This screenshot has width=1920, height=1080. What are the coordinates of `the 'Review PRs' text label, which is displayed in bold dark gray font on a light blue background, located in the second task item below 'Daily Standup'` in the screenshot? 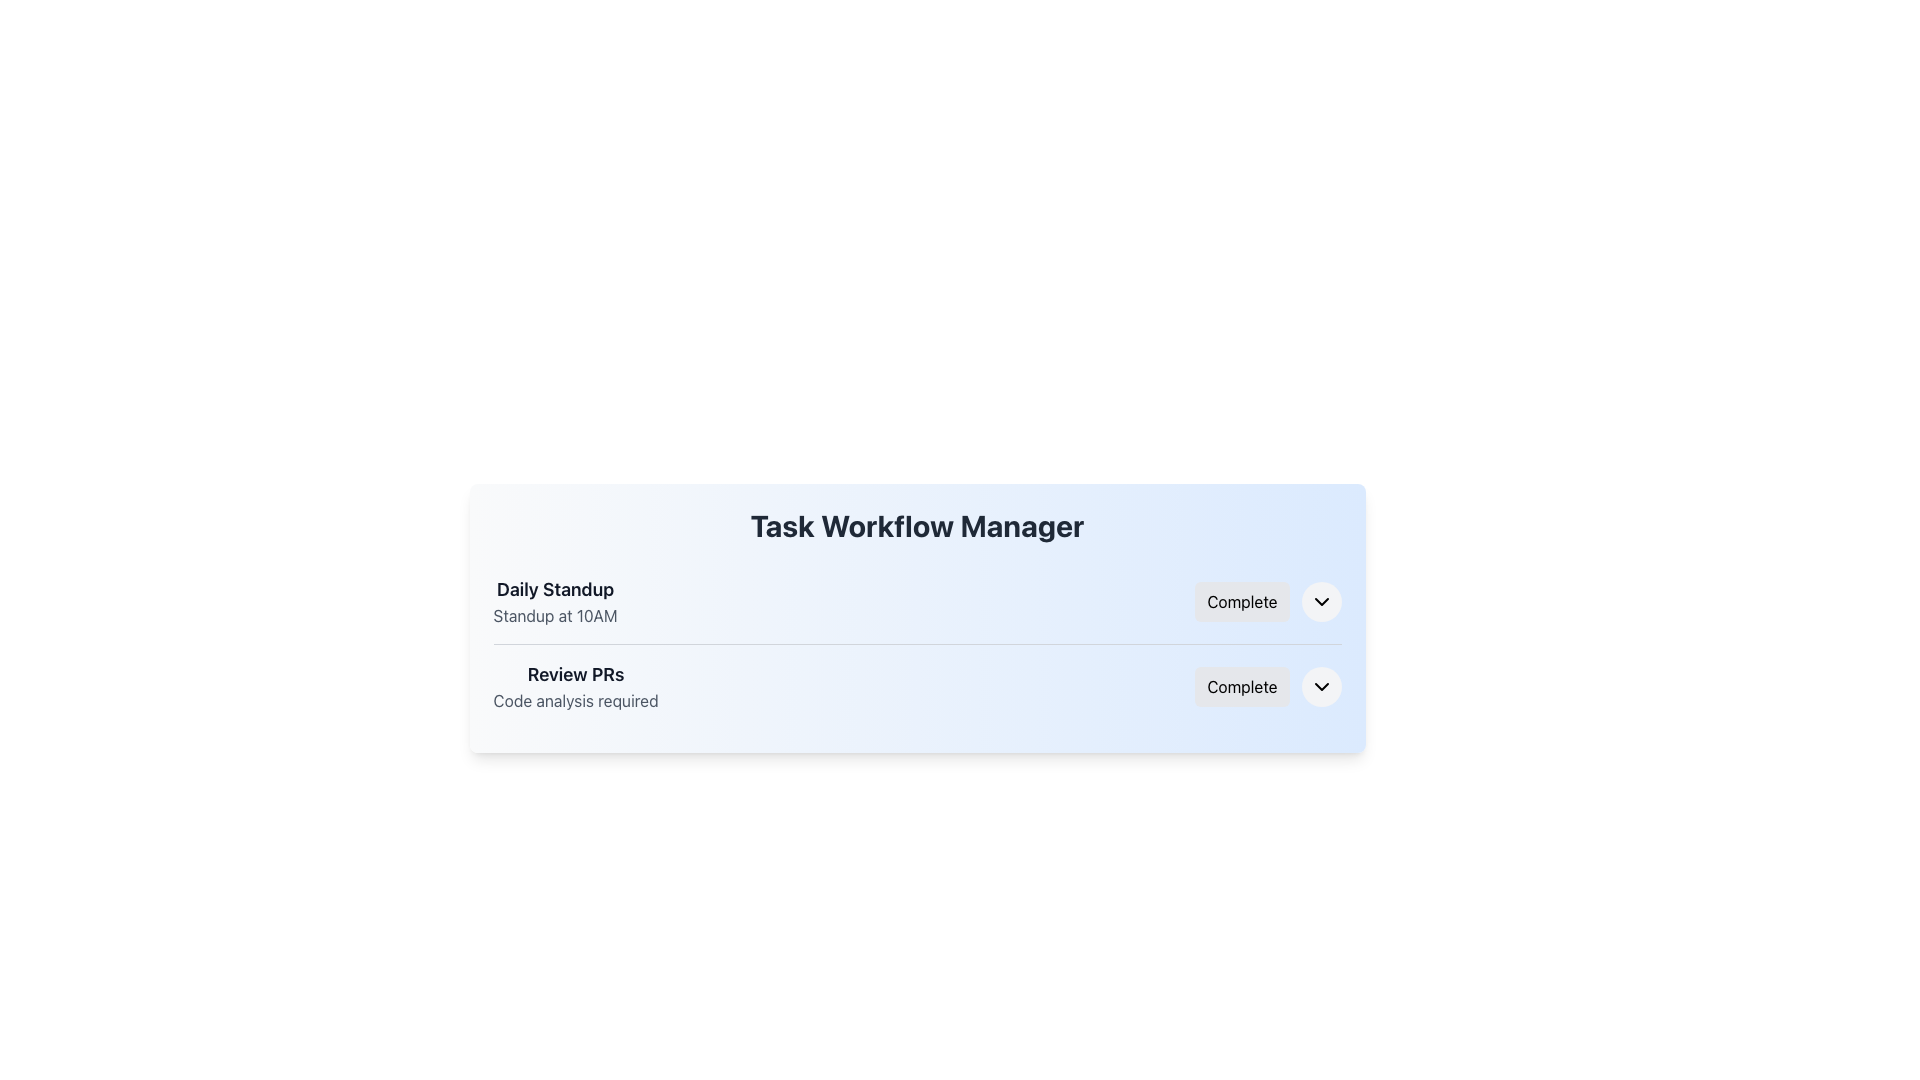 It's located at (575, 675).